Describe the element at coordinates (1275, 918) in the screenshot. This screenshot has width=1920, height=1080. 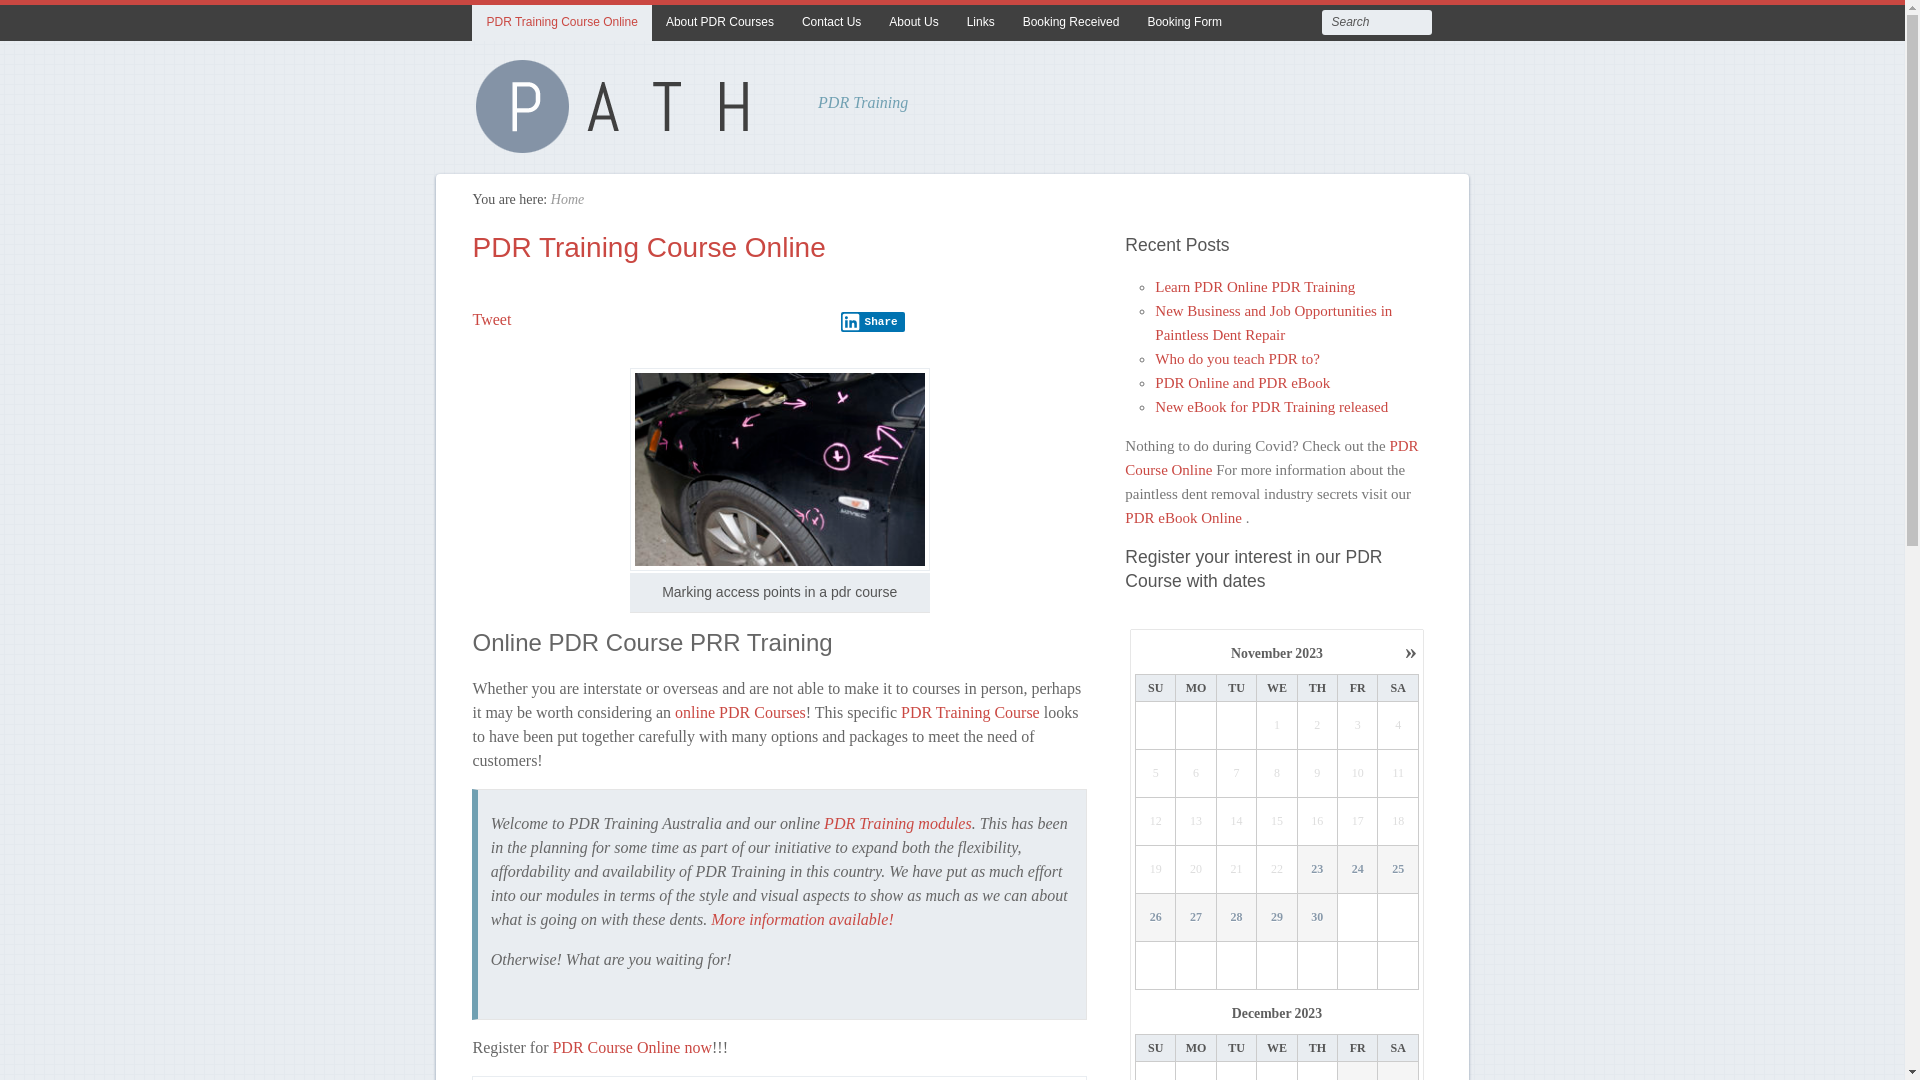
I see `'29'` at that location.